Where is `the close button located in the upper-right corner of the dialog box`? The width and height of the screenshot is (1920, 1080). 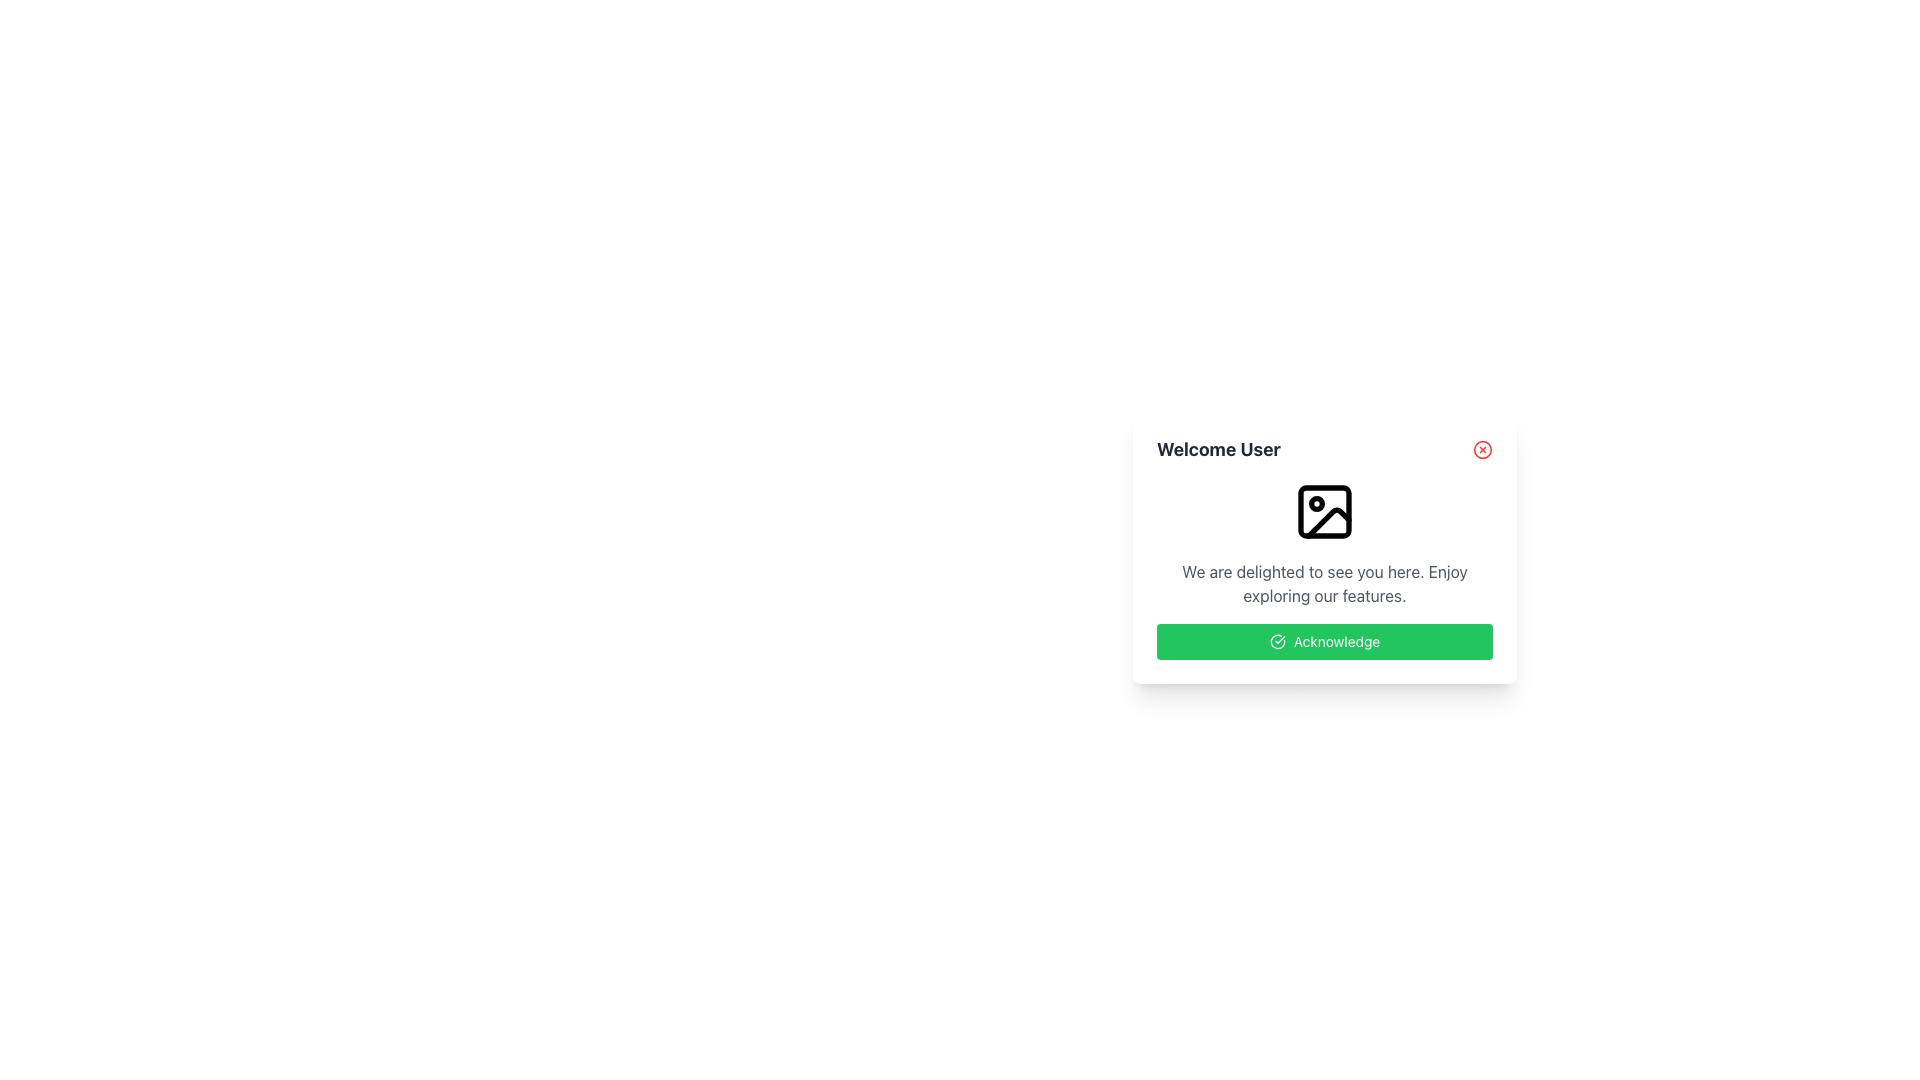 the close button located in the upper-right corner of the dialog box is located at coordinates (1483, 447).